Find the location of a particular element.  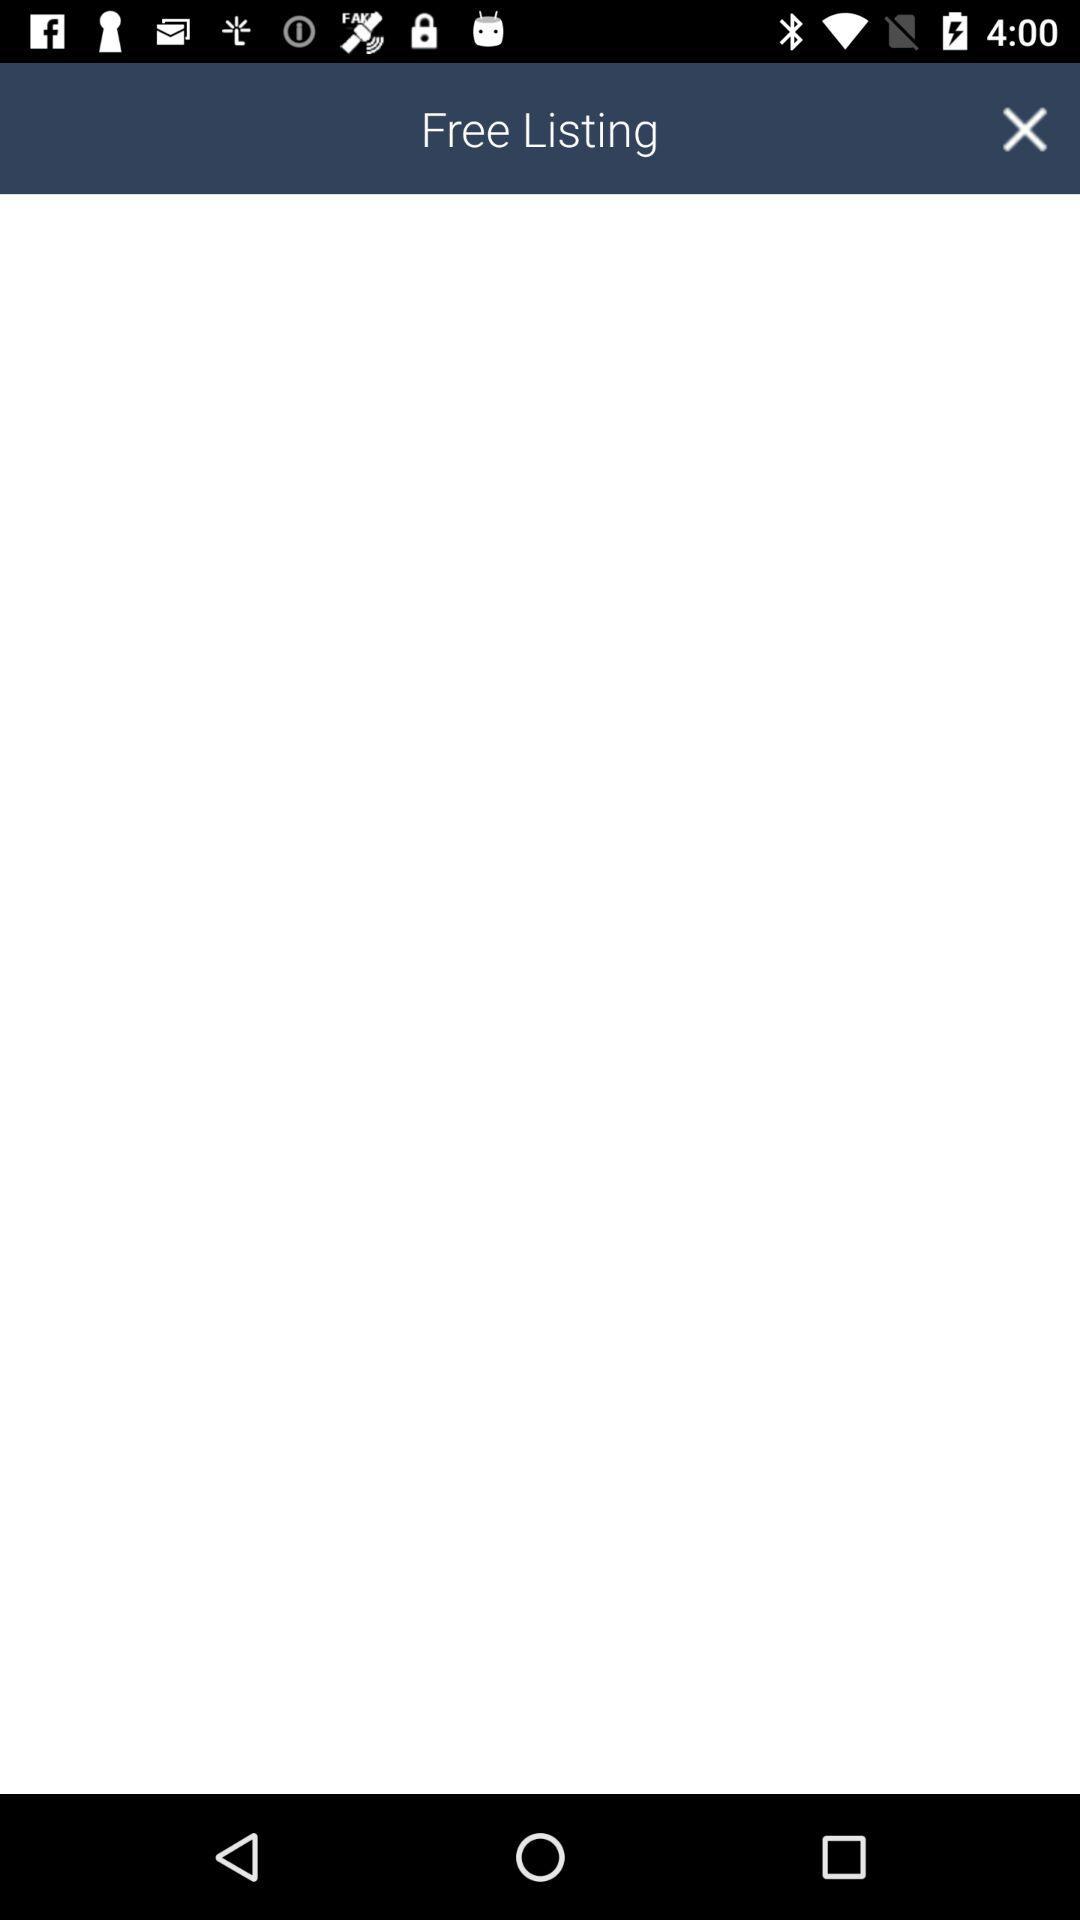

the icon to the right of the free listing item is located at coordinates (1024, 127).